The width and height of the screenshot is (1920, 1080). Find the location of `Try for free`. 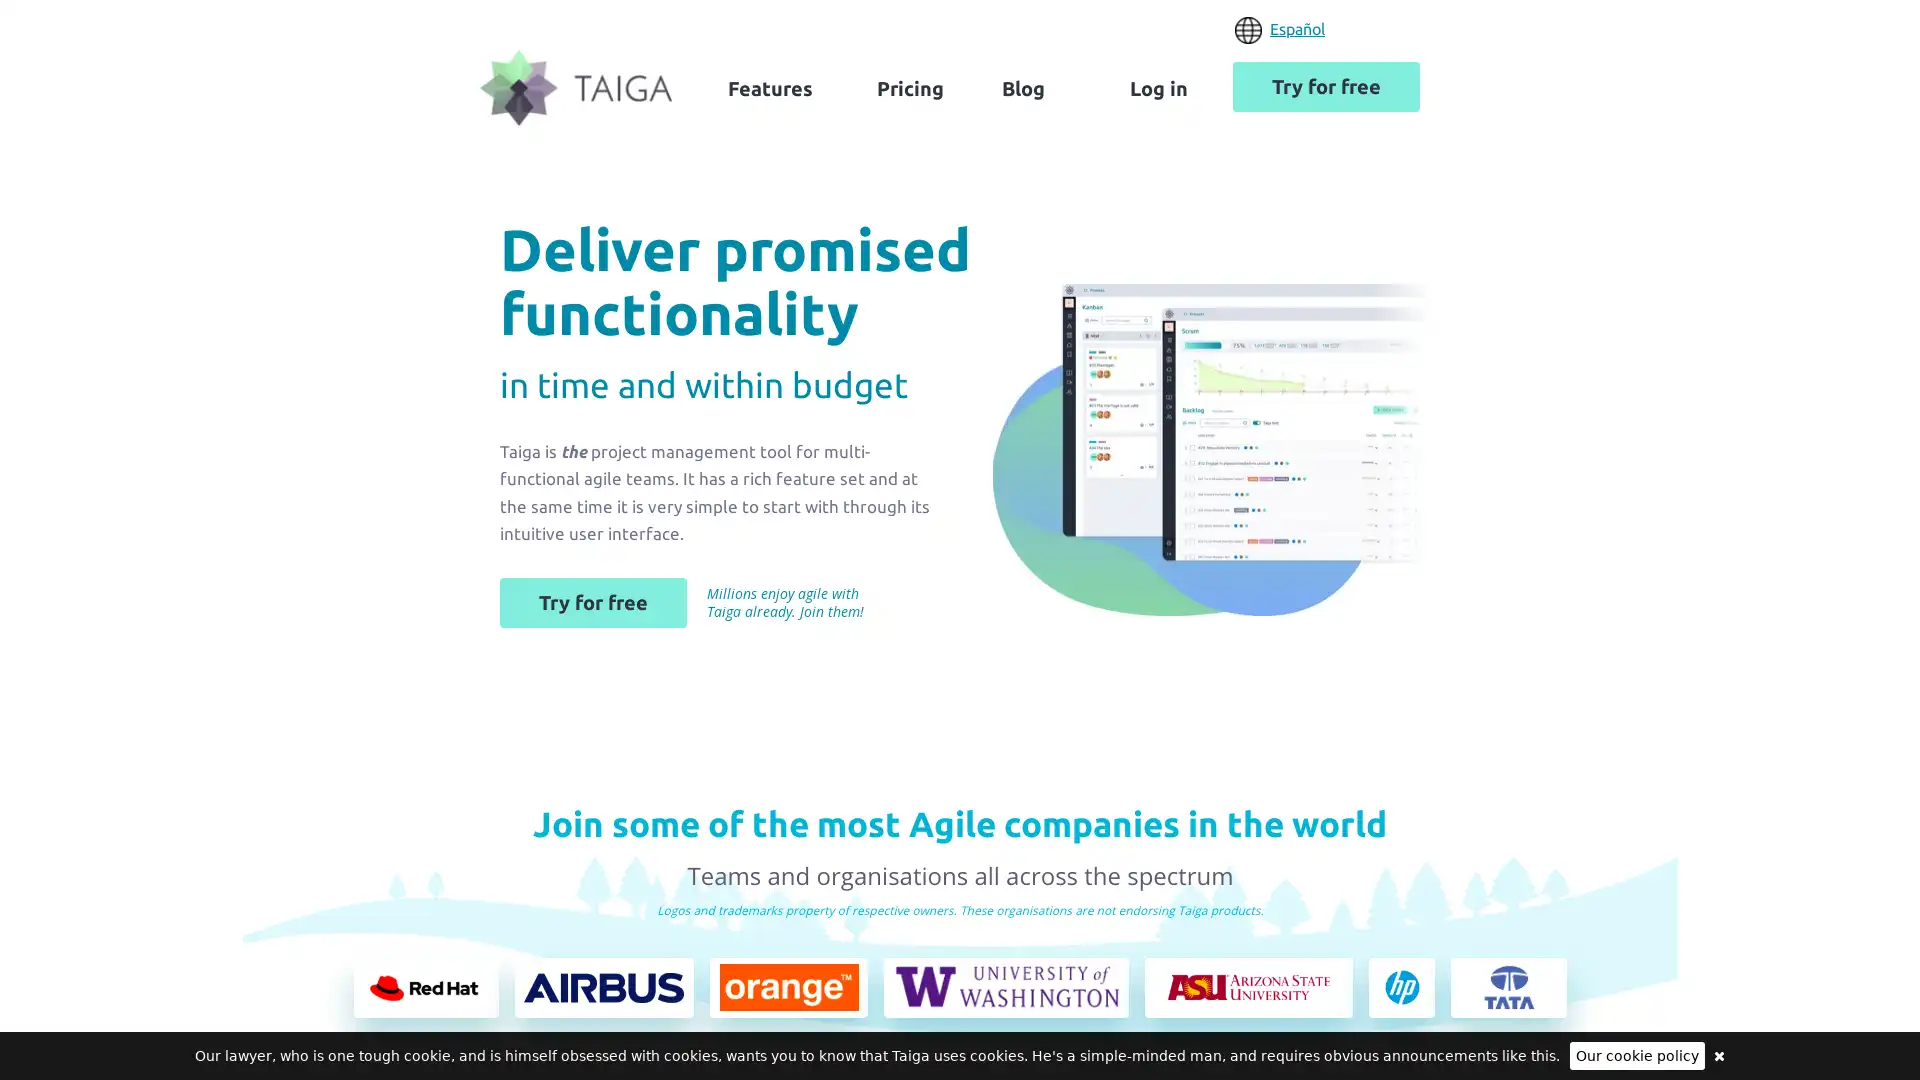

Try for free is located at coordinates (592, 600).